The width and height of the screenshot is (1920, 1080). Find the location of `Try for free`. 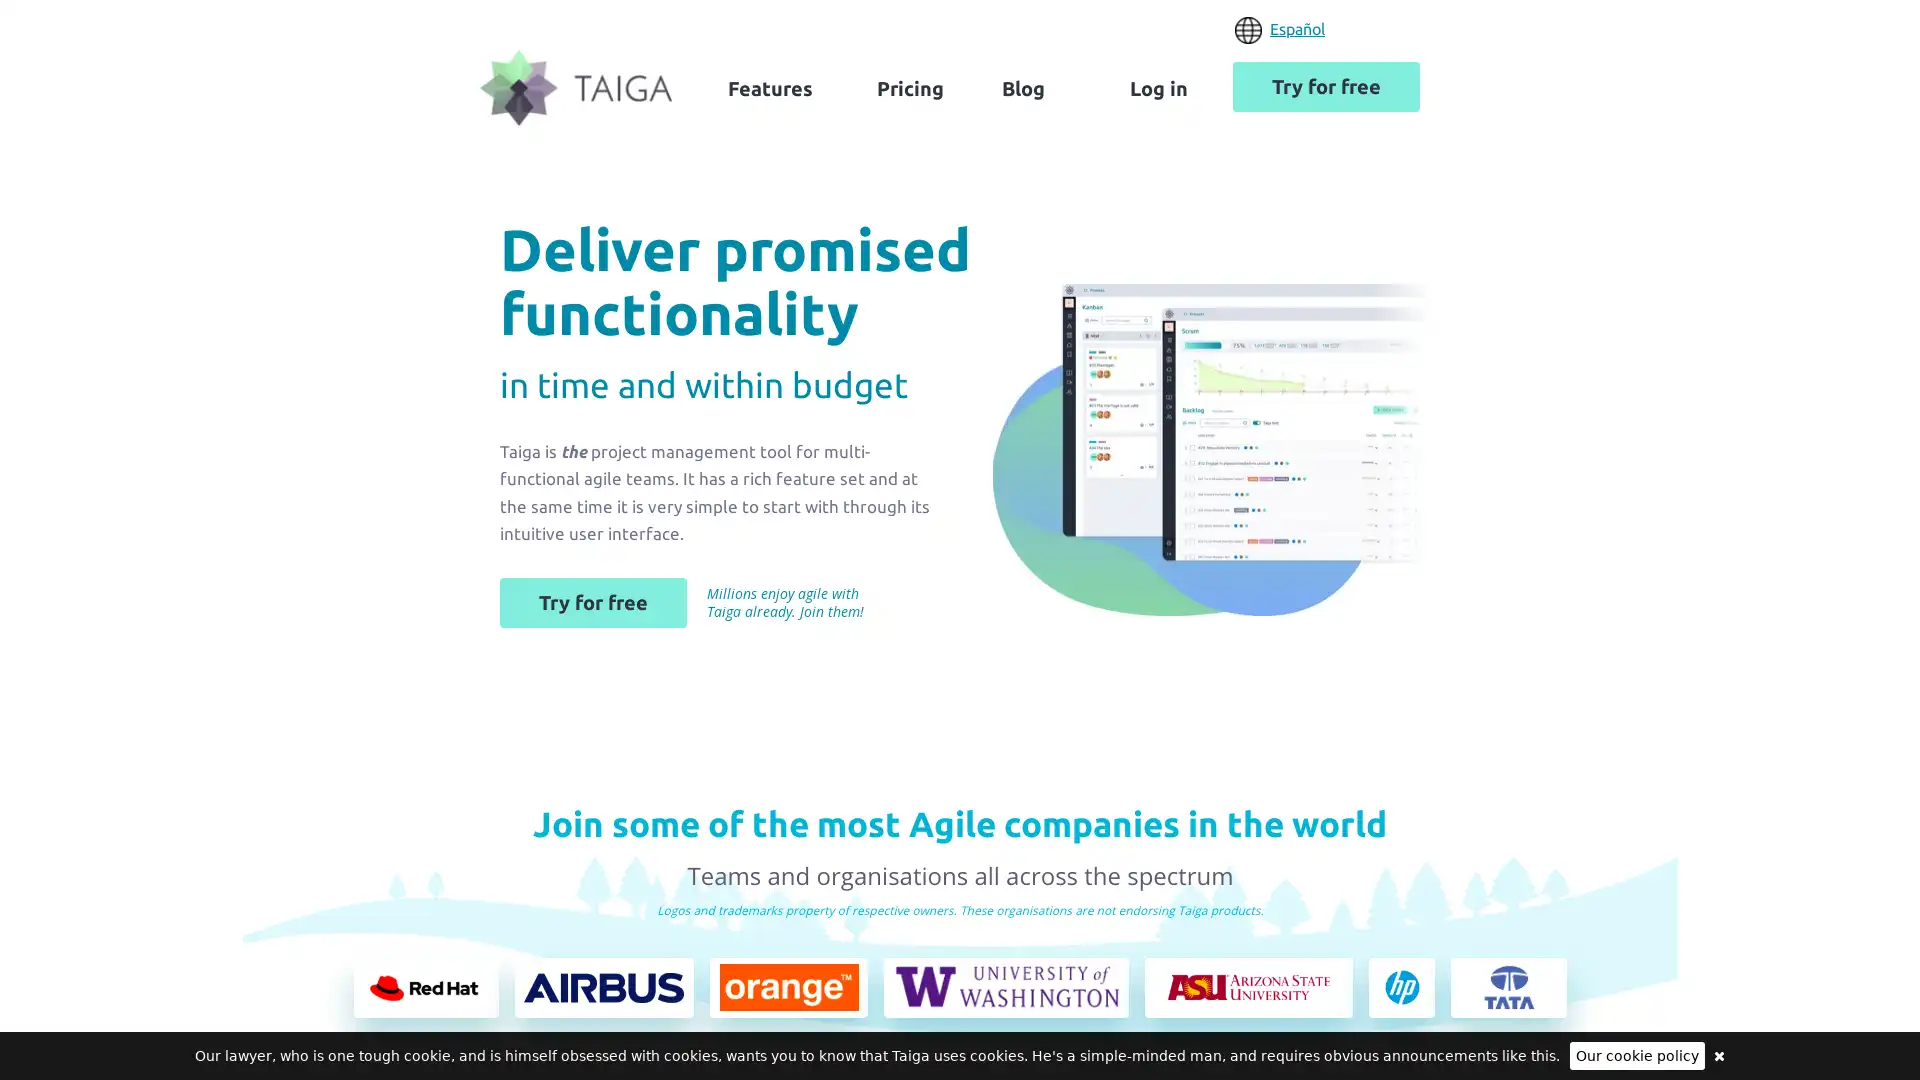

Try for free is located at coordinates (592, 600).